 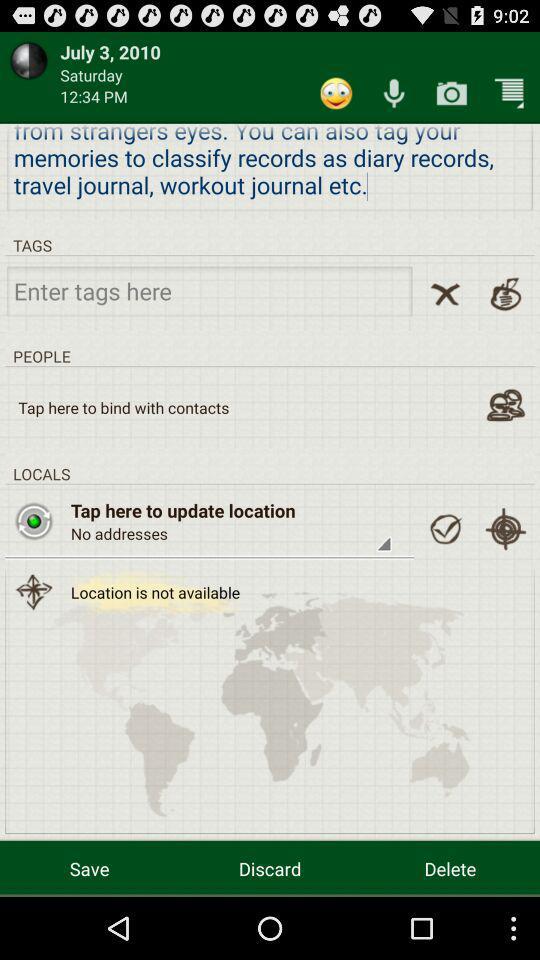 I want to click on location, so click(x=445, y=528).